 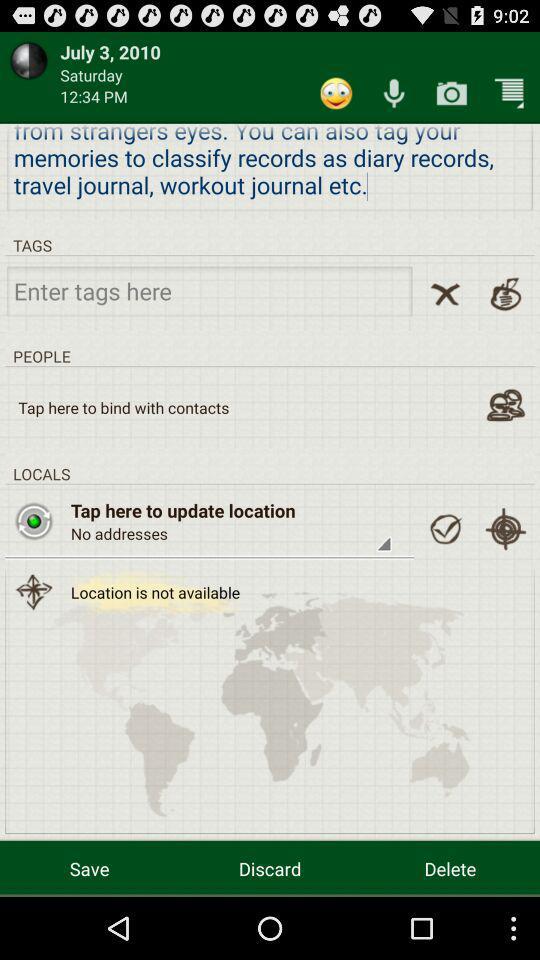 I want to click on location, so click(x=445, y=528).